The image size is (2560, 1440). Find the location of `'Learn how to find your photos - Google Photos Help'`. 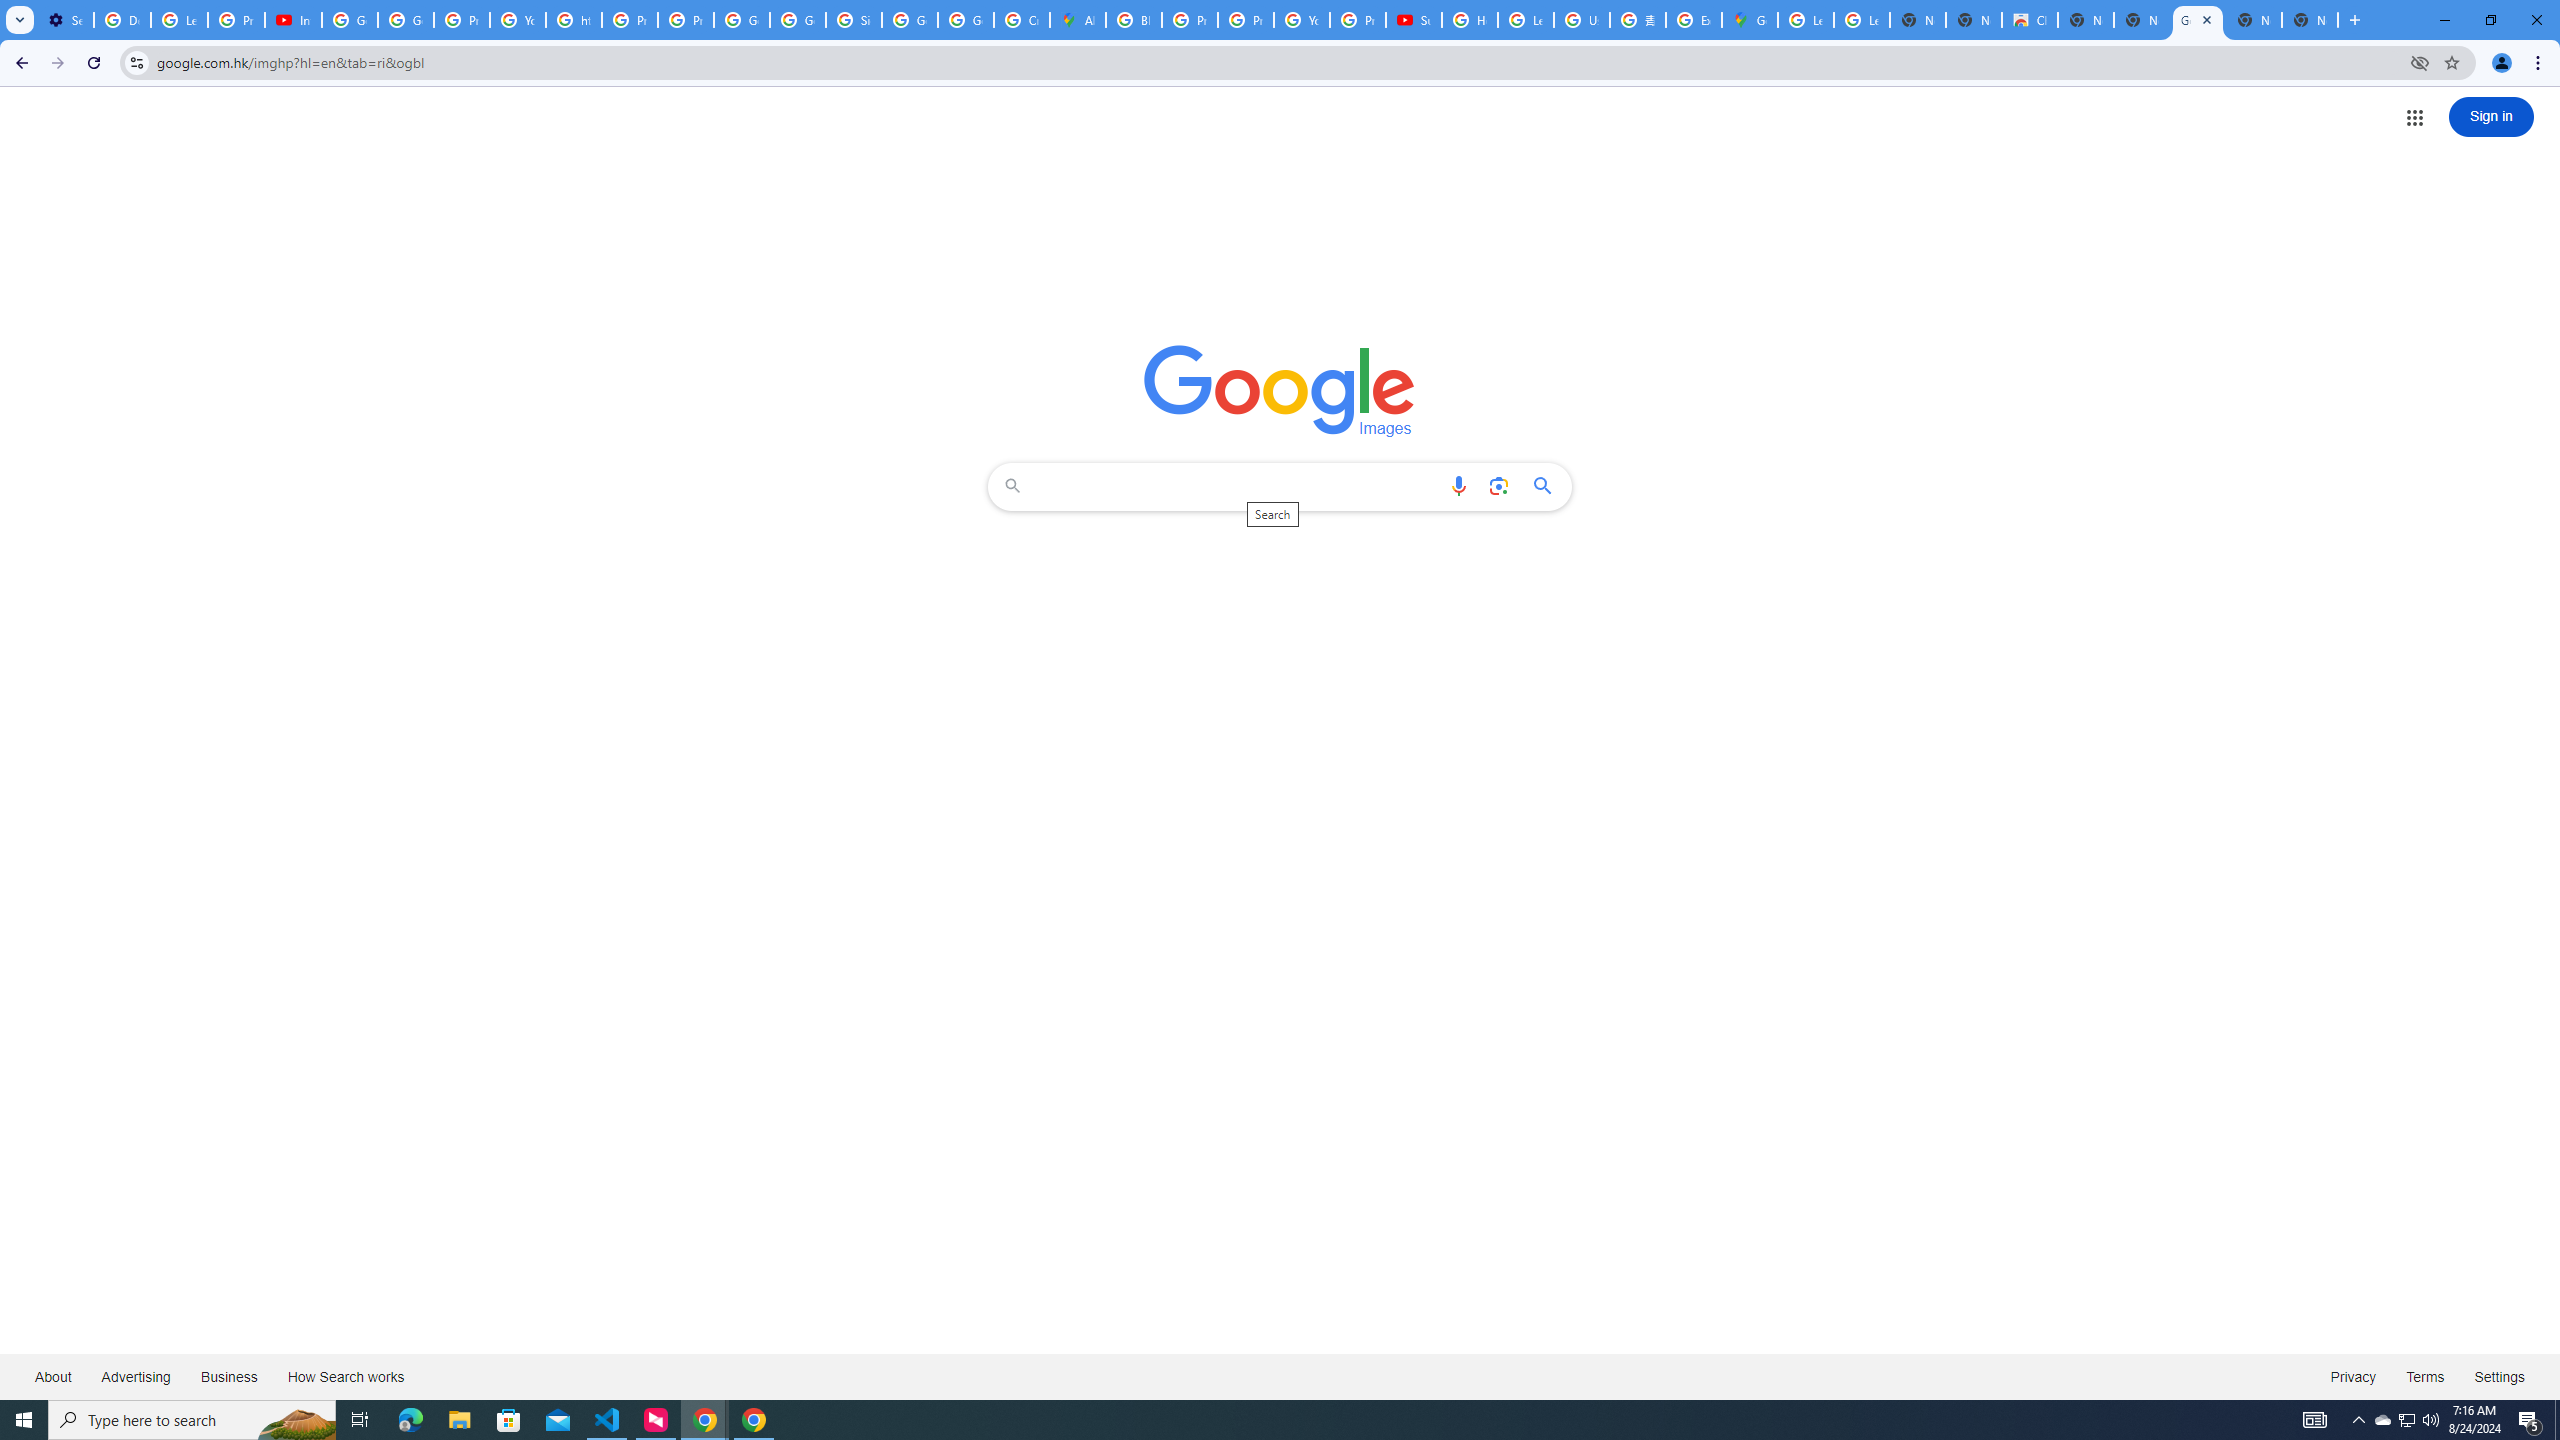

'Learn how to find your photos - Google Photos Help' is located at coordinates (179, 19).